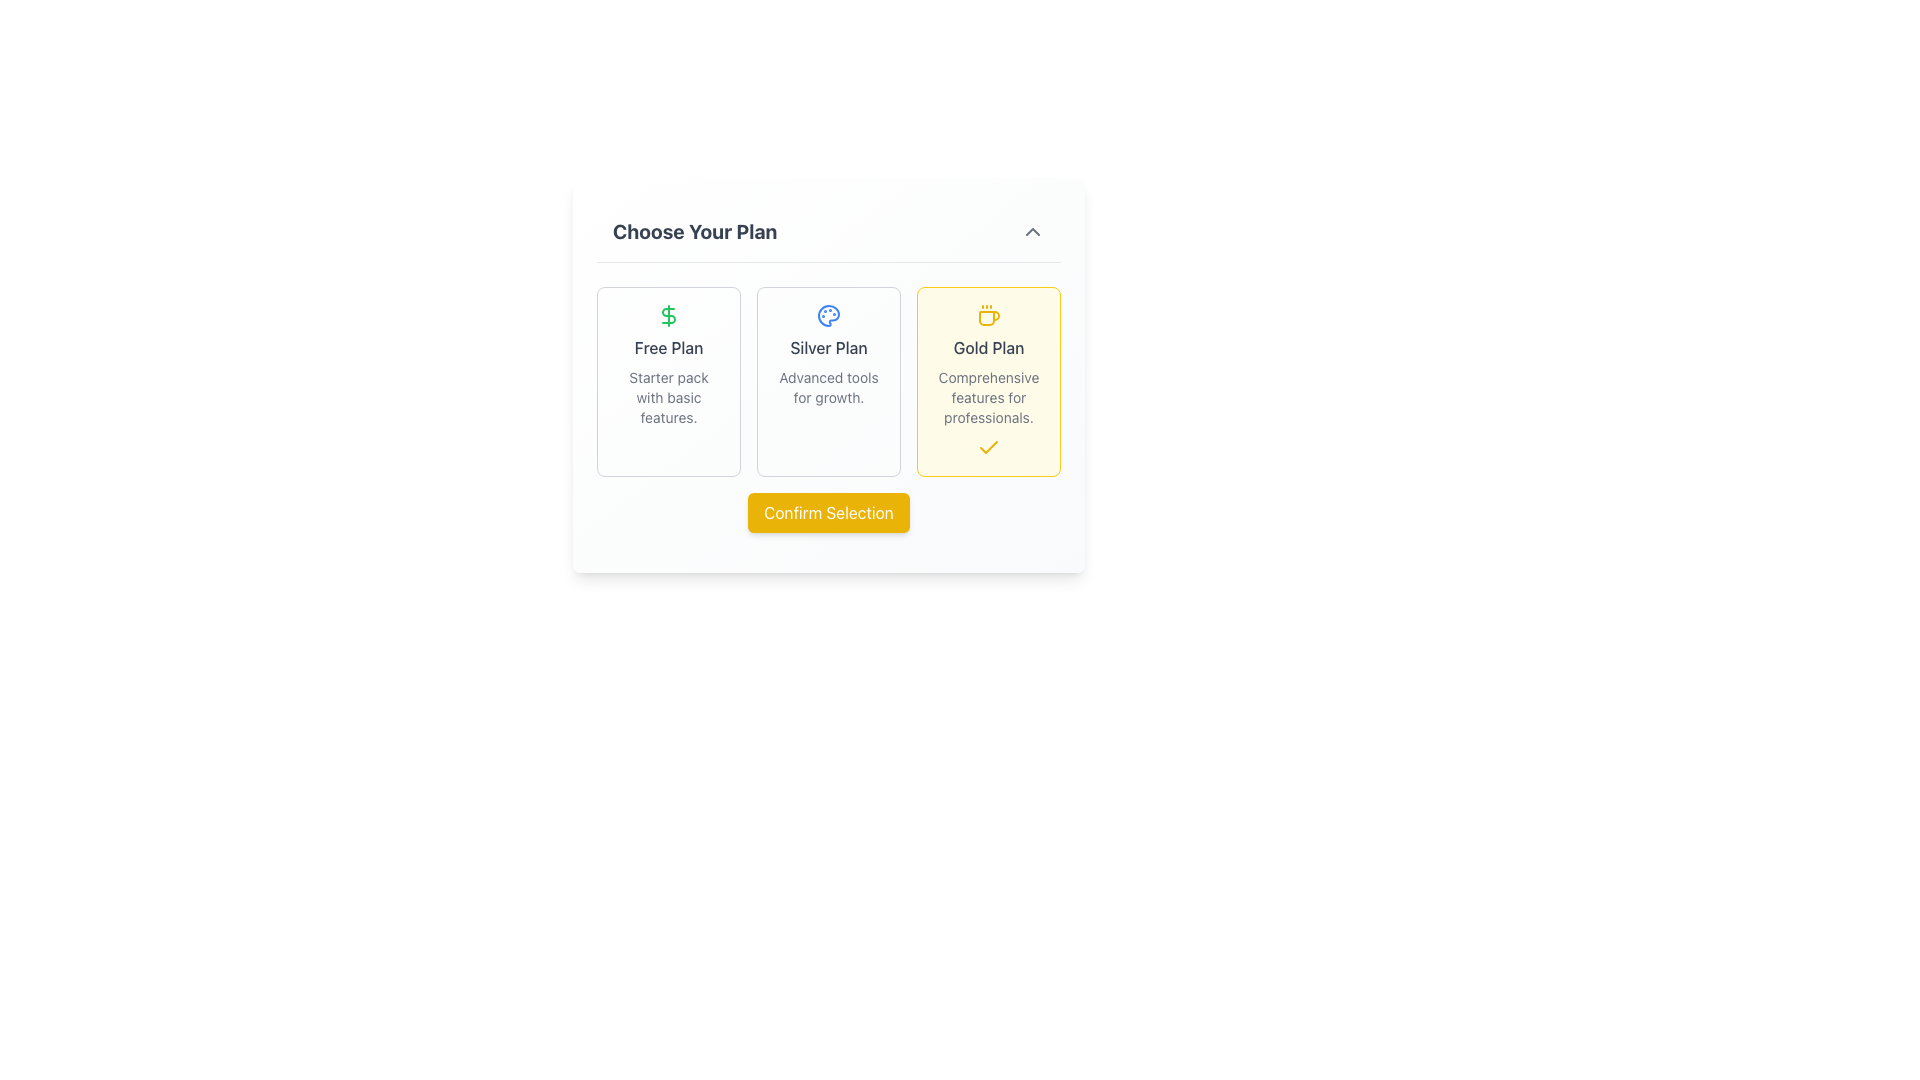 The width and height of the screenshot is (1920, 1080). Describe the element at coordinates (1032, 230) in the screenshot. I see `the small downward-pointing chevron icon, which is gray and located to the right of the 'Choose Your Plan' text` at that location.